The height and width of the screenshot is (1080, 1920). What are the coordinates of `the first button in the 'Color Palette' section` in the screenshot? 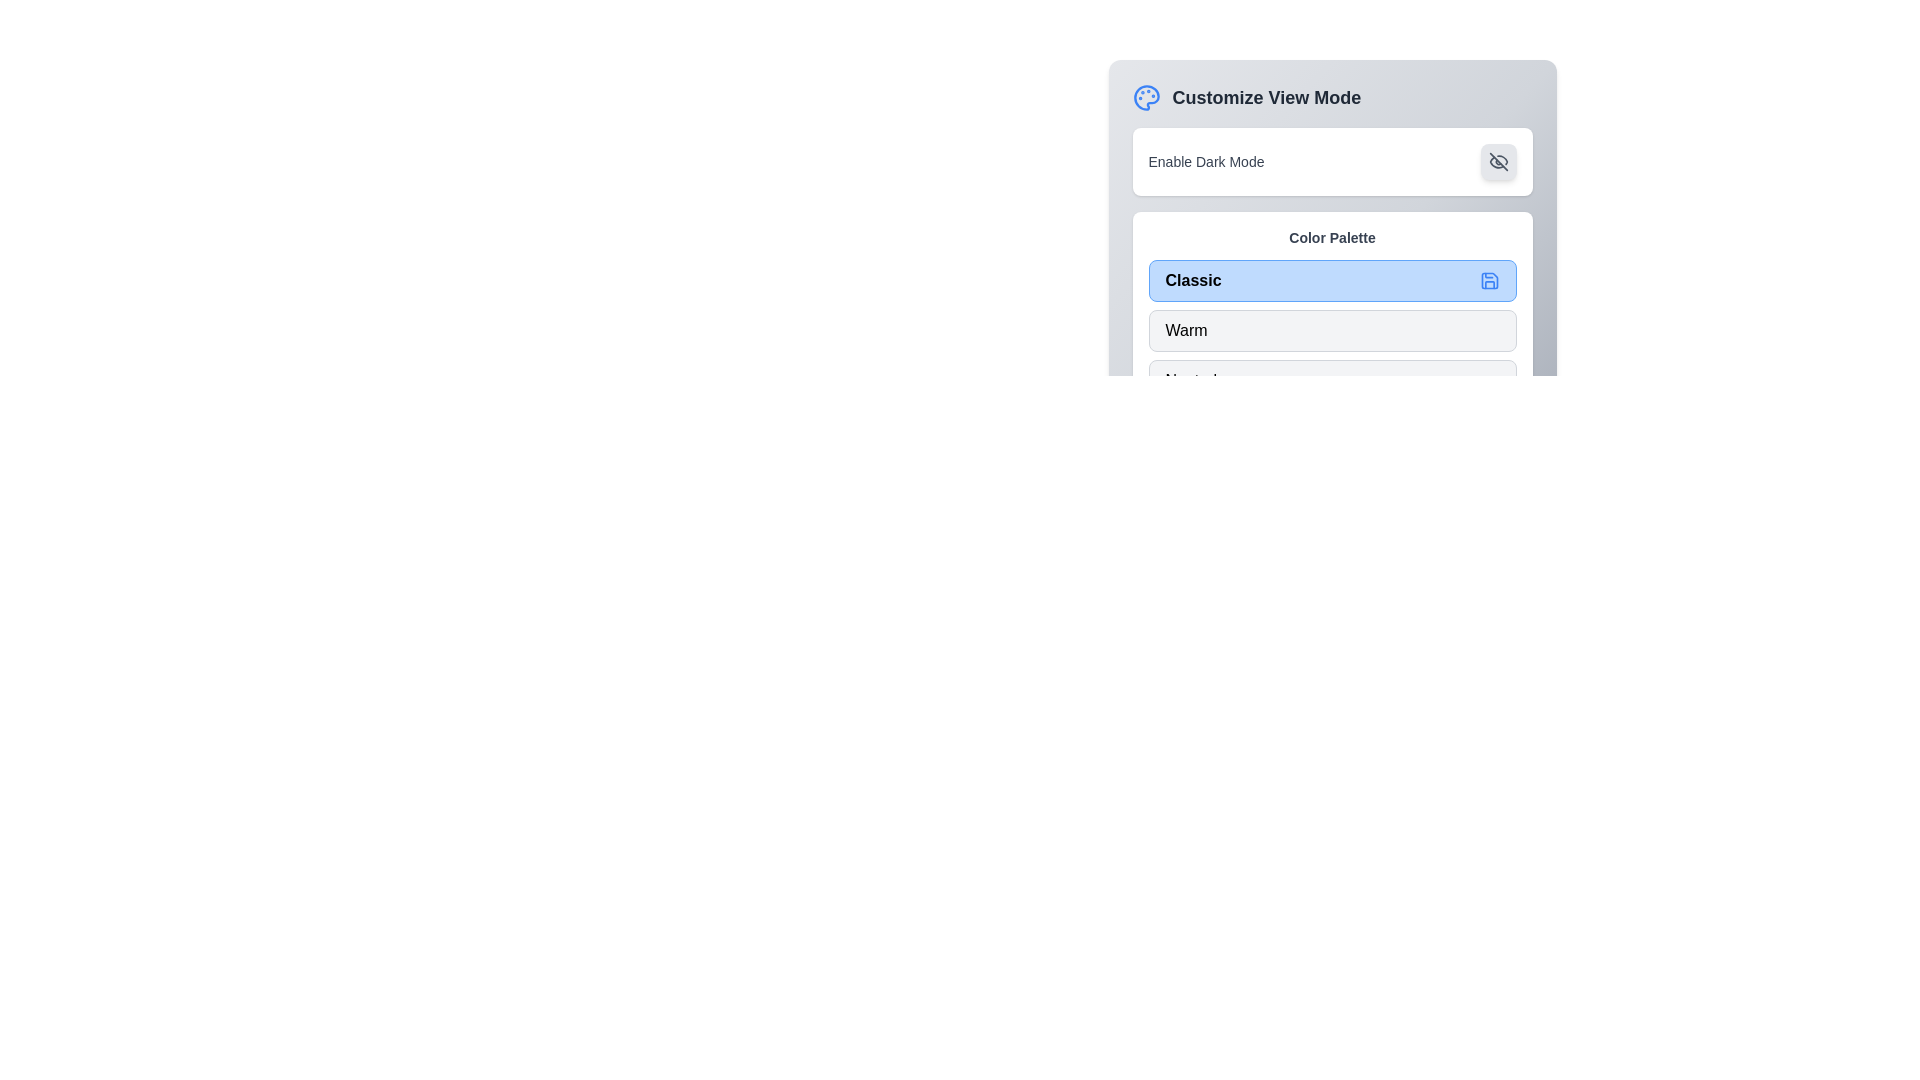 It's located at (1332, 281).